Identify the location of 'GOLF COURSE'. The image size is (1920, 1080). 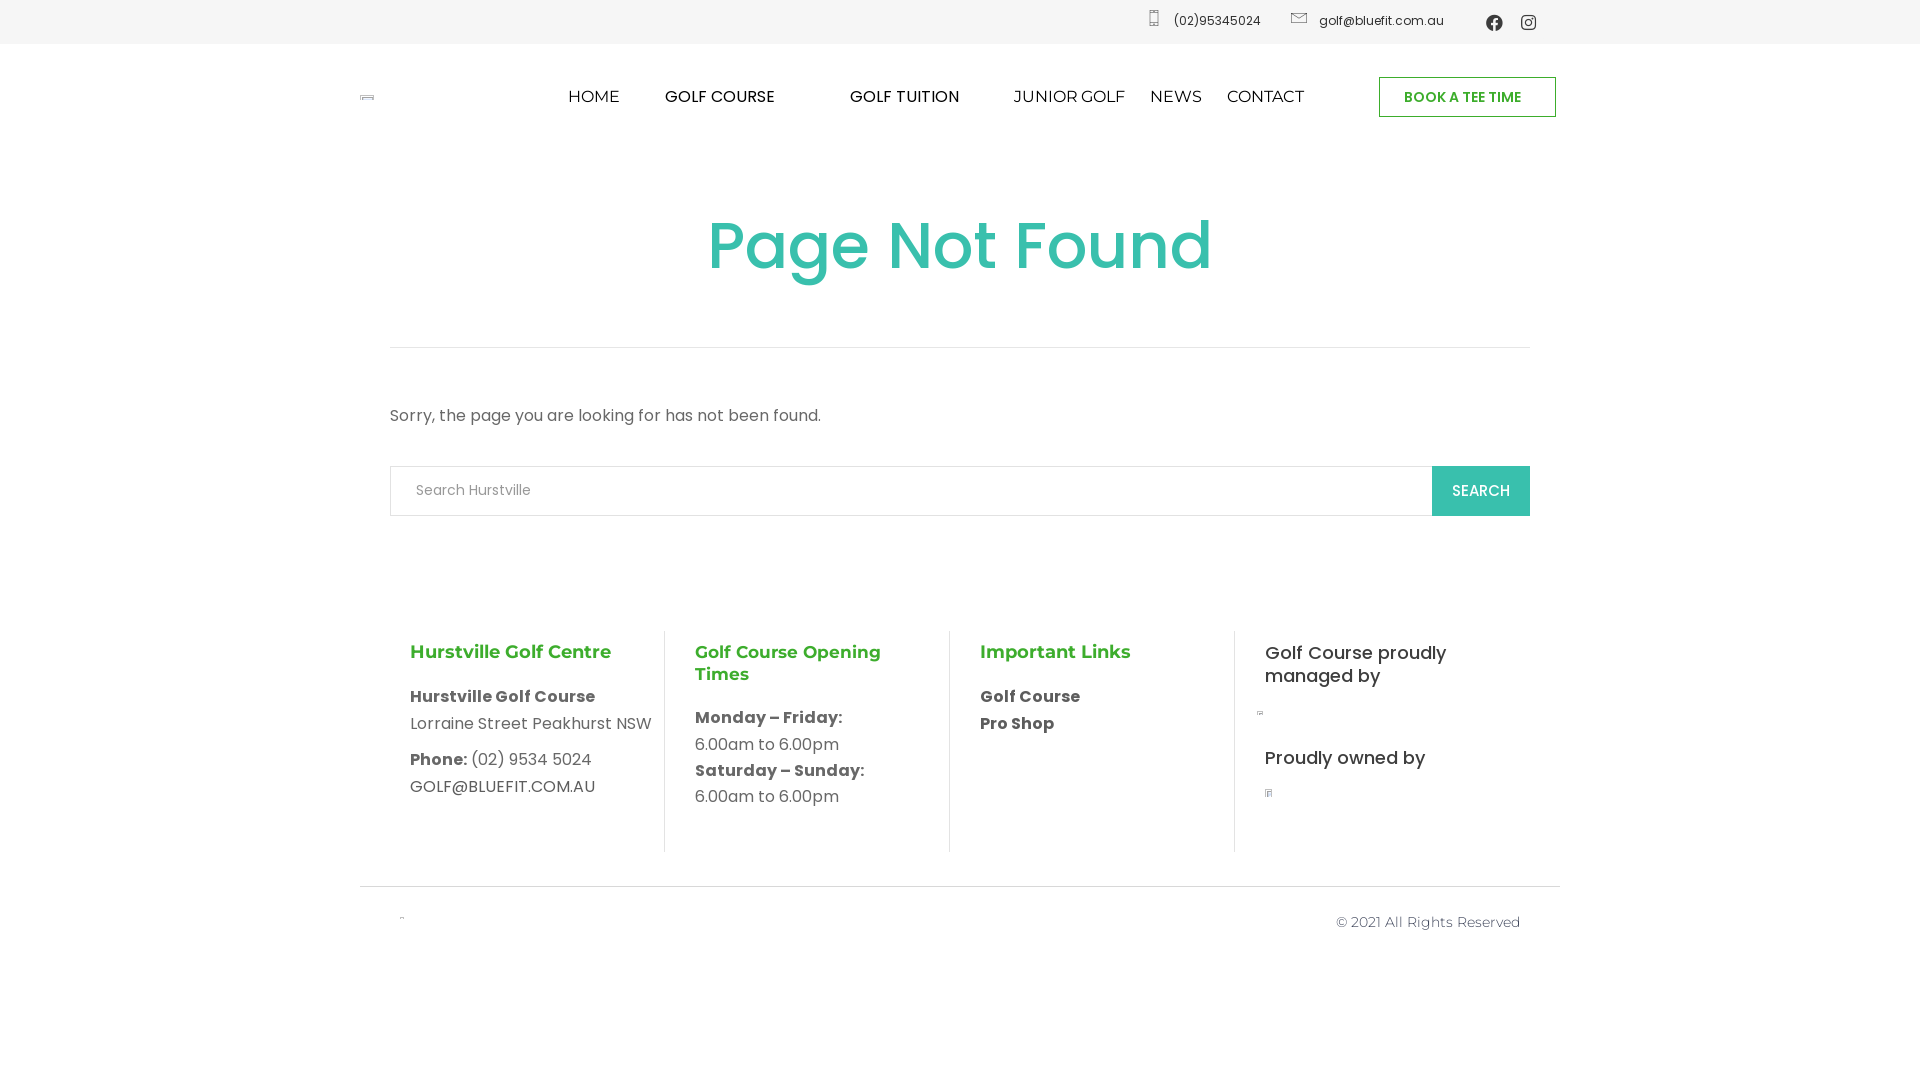
(723, 96).